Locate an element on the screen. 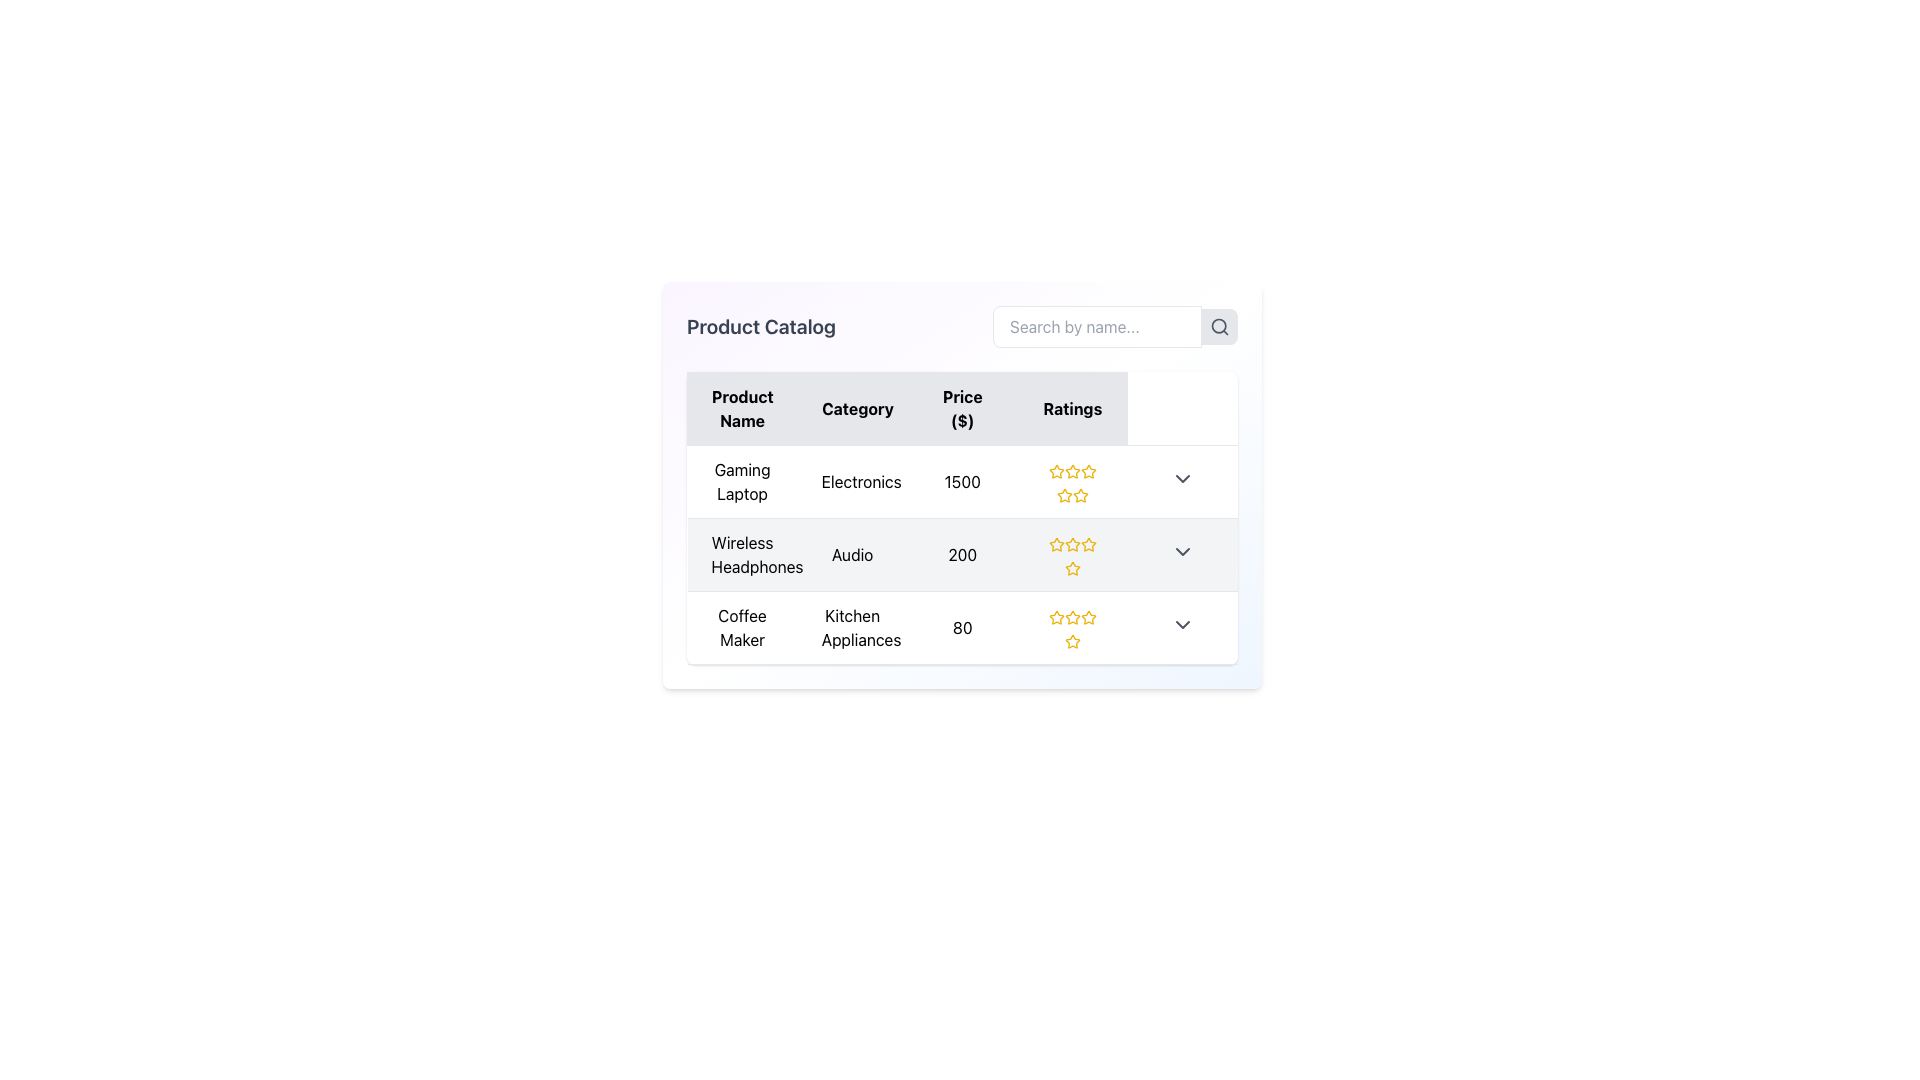  the Dropdown Toggle element with a downward-pointing chevron icon in the 'Ratings' column of the third row for the product 'Coffee Maker' is located at coordinates (1182, 623).